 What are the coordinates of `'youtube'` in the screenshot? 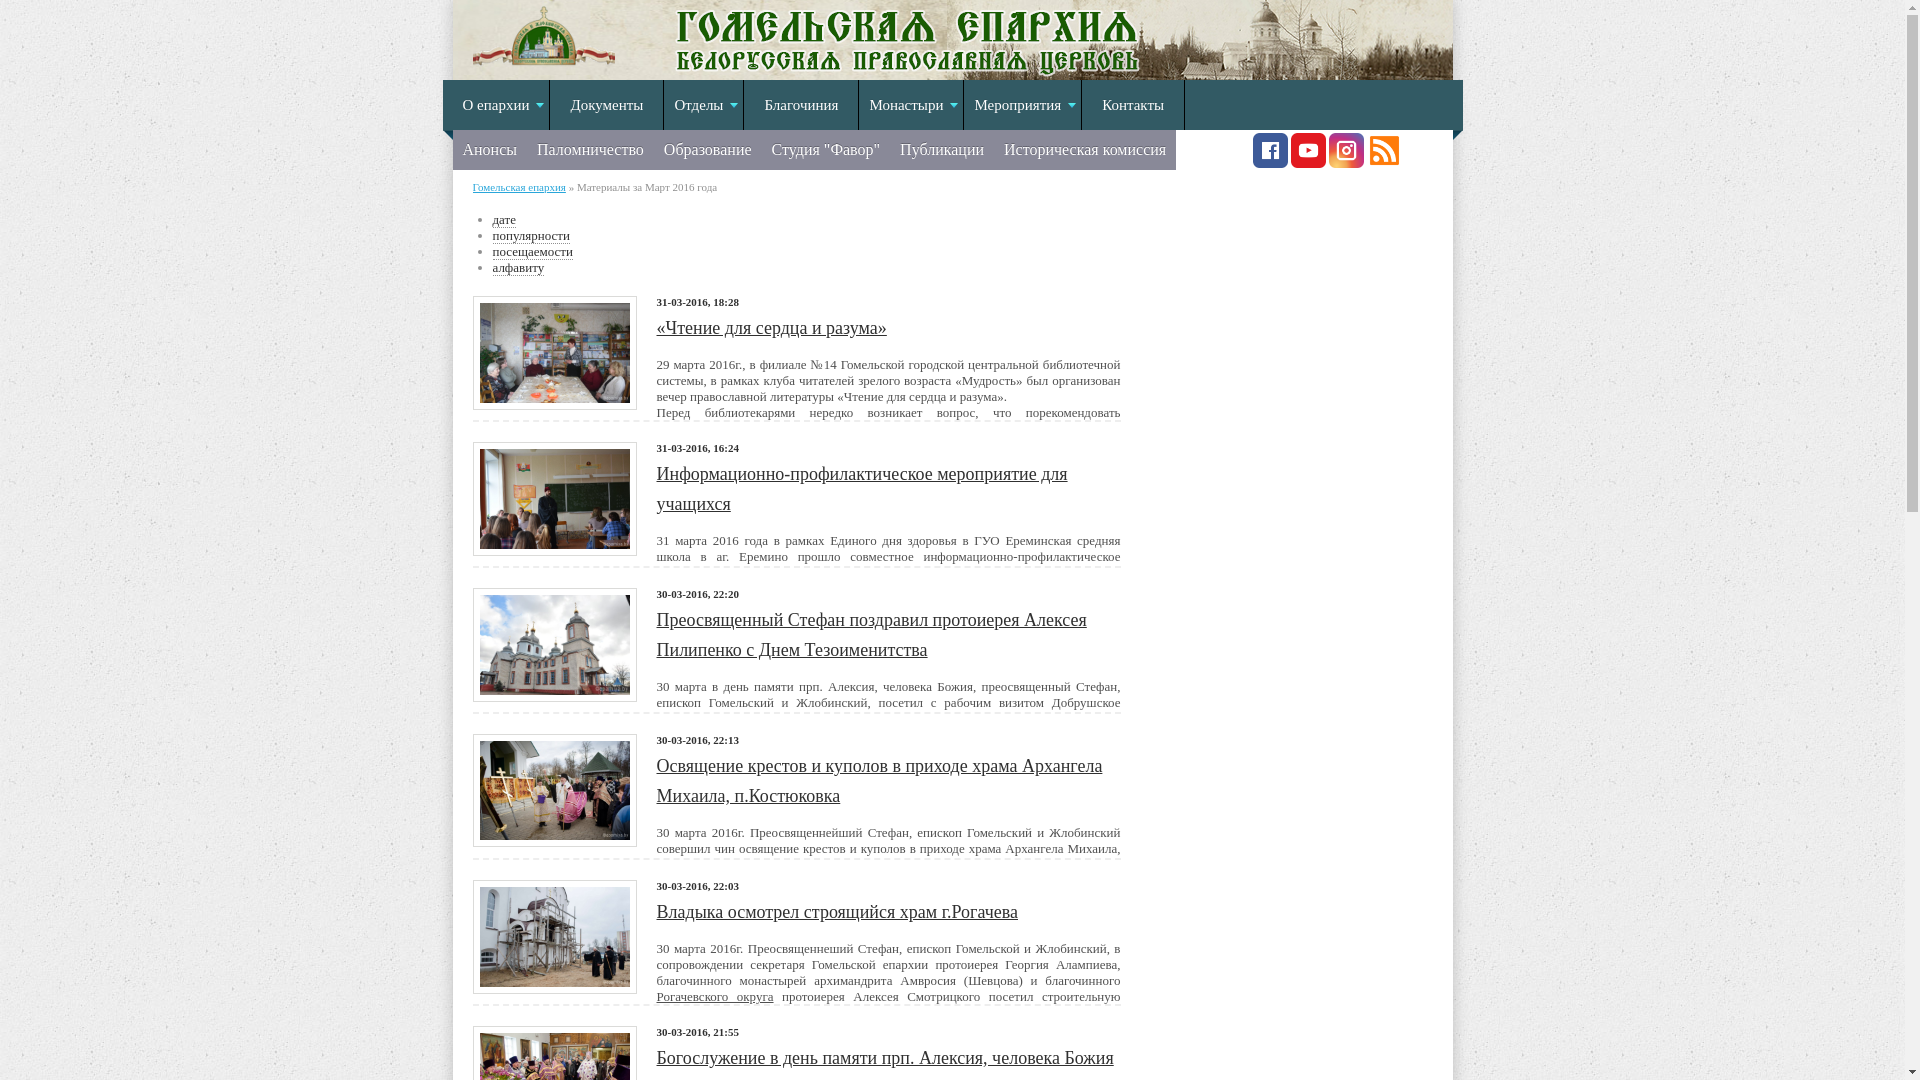 It's located at (1308, 162).